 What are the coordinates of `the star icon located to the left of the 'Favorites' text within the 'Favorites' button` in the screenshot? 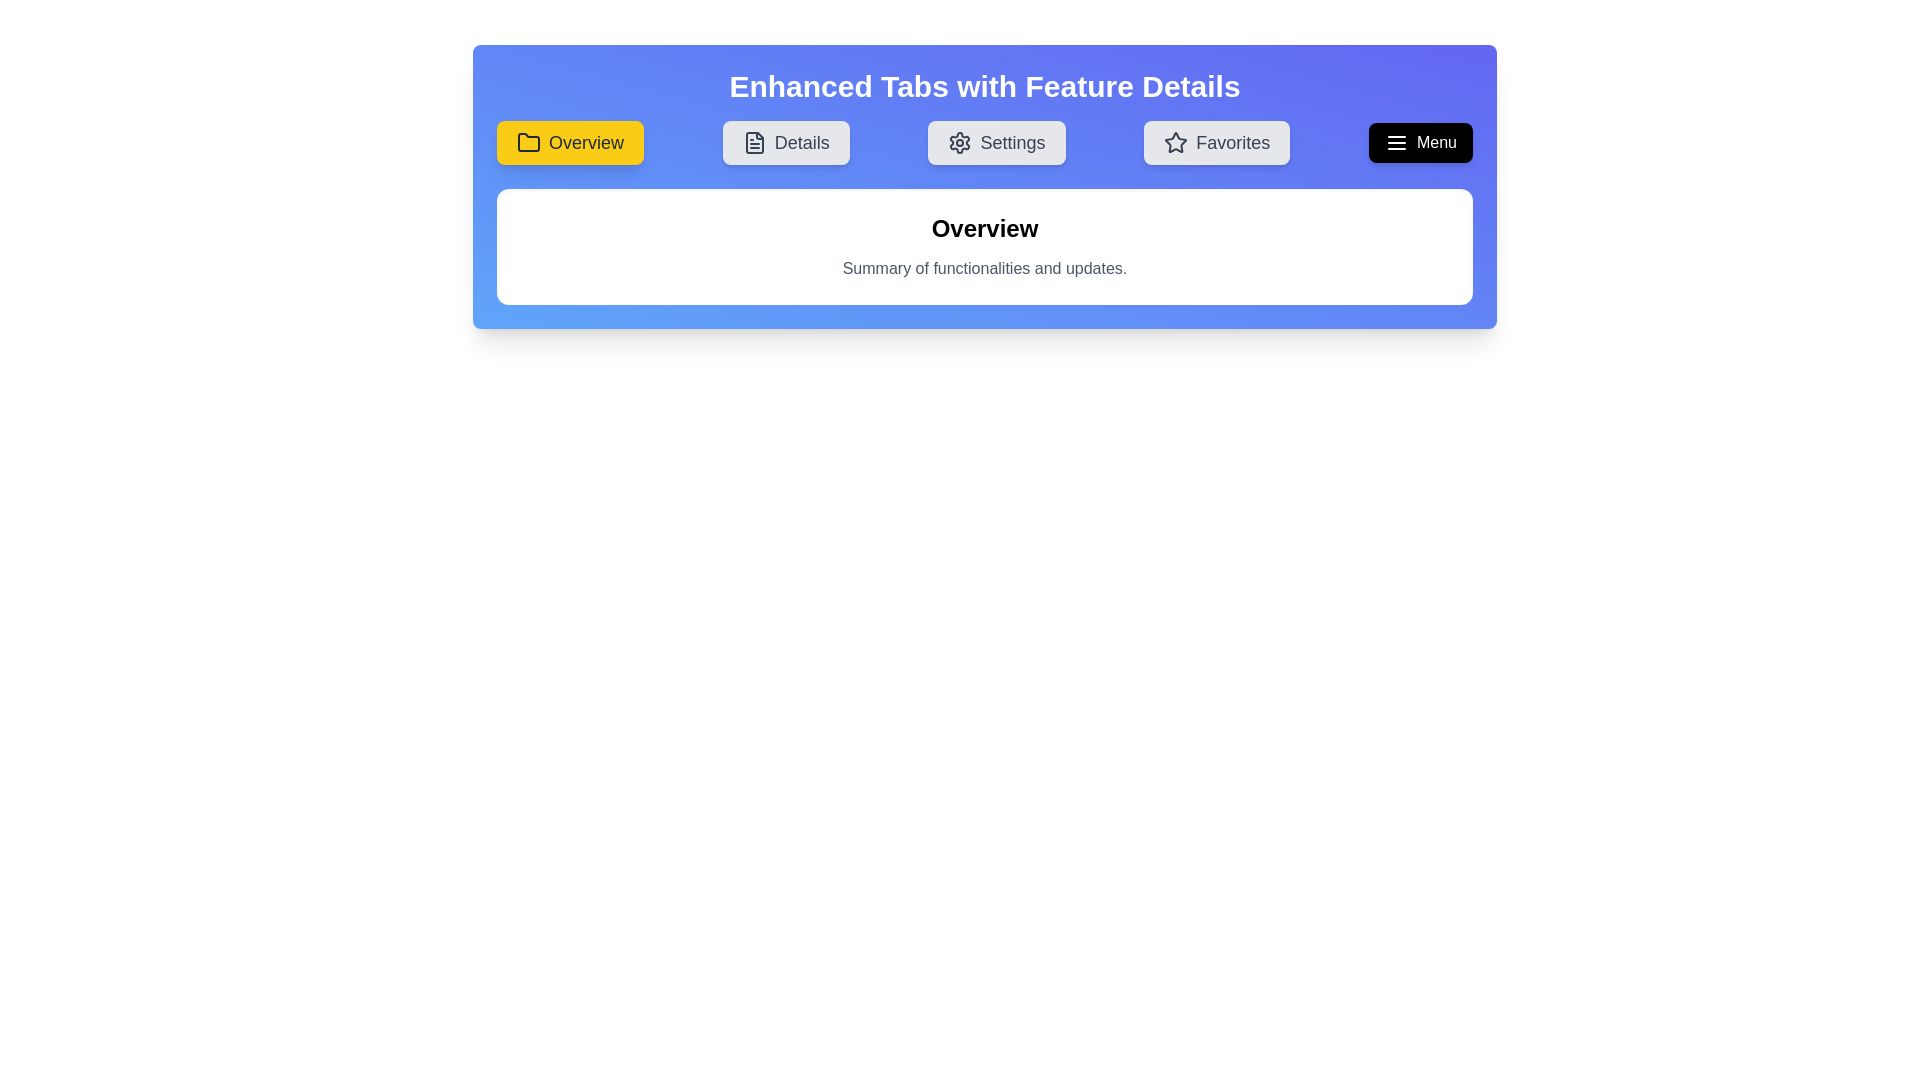 It's located at (1176, 141).